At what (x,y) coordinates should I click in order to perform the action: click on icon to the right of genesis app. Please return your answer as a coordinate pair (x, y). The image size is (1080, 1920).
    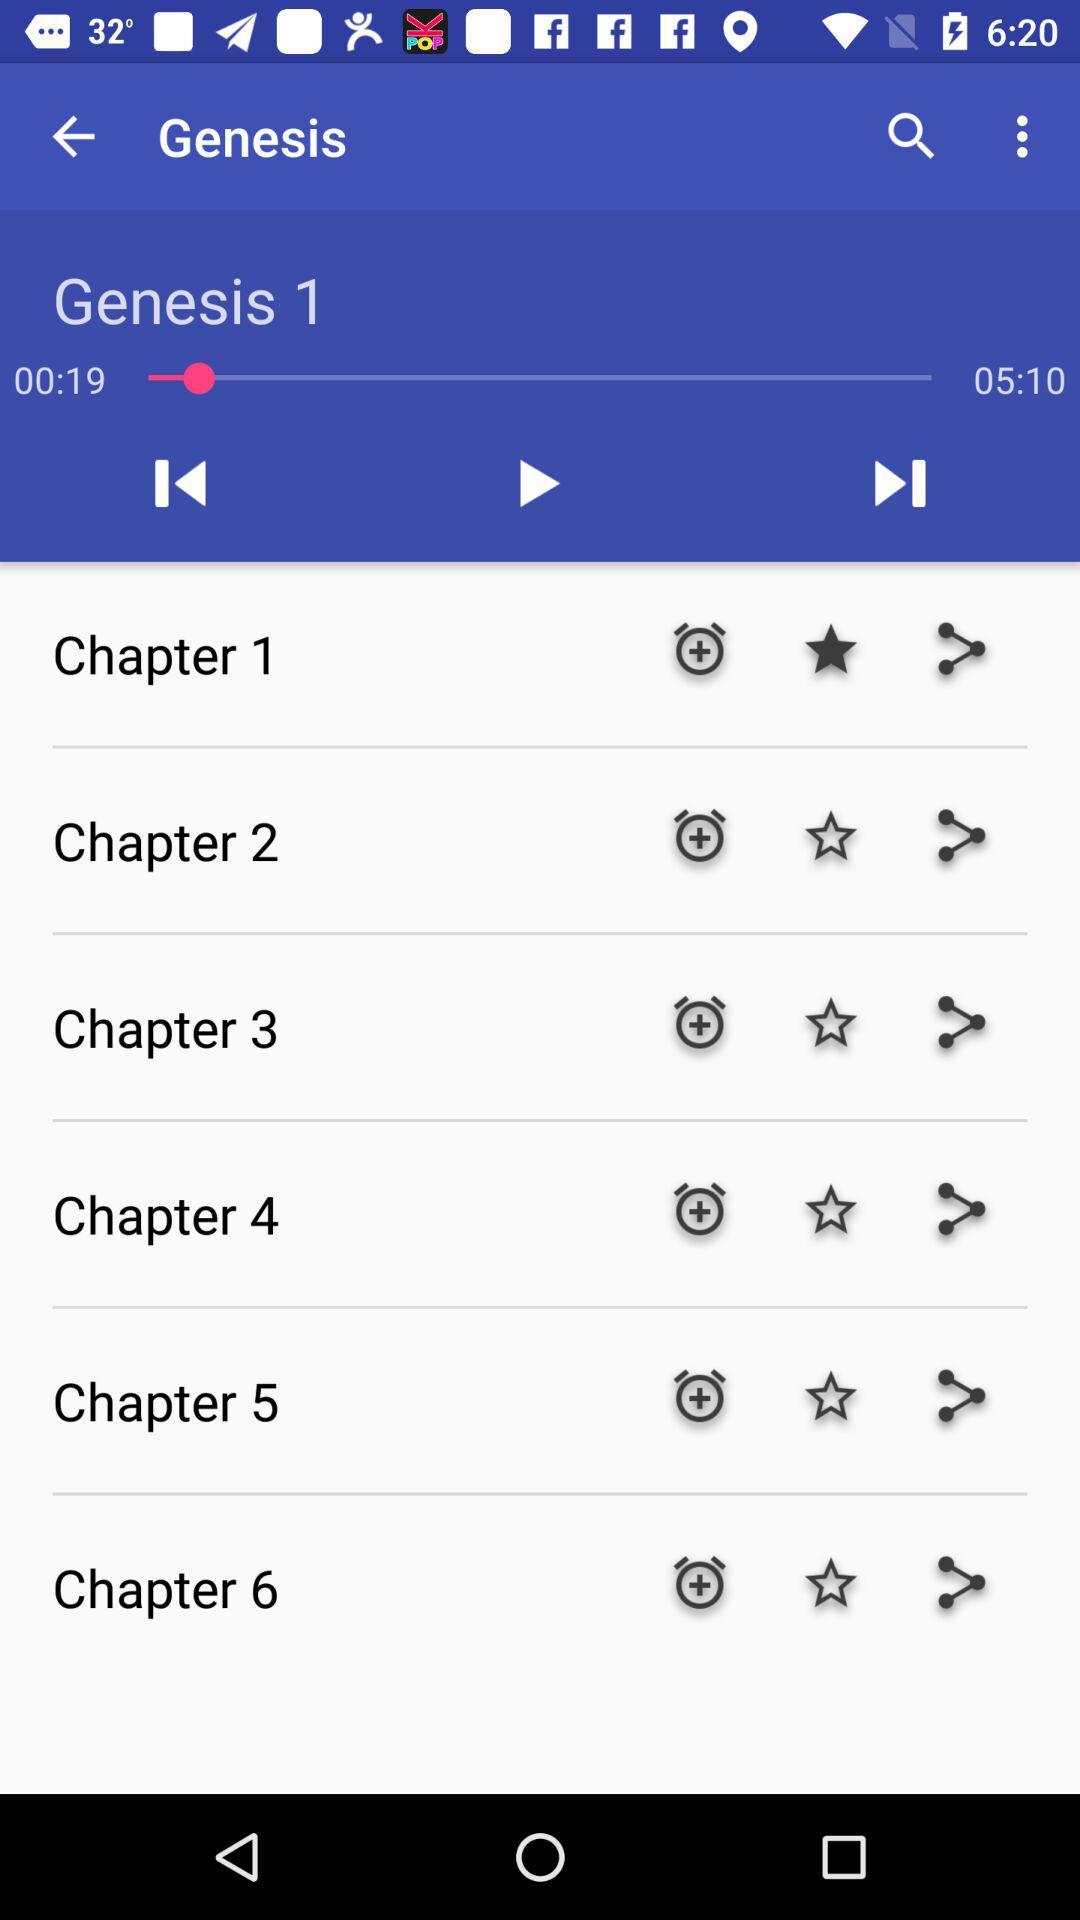
    Looking at the image, I should click on (911, 135).